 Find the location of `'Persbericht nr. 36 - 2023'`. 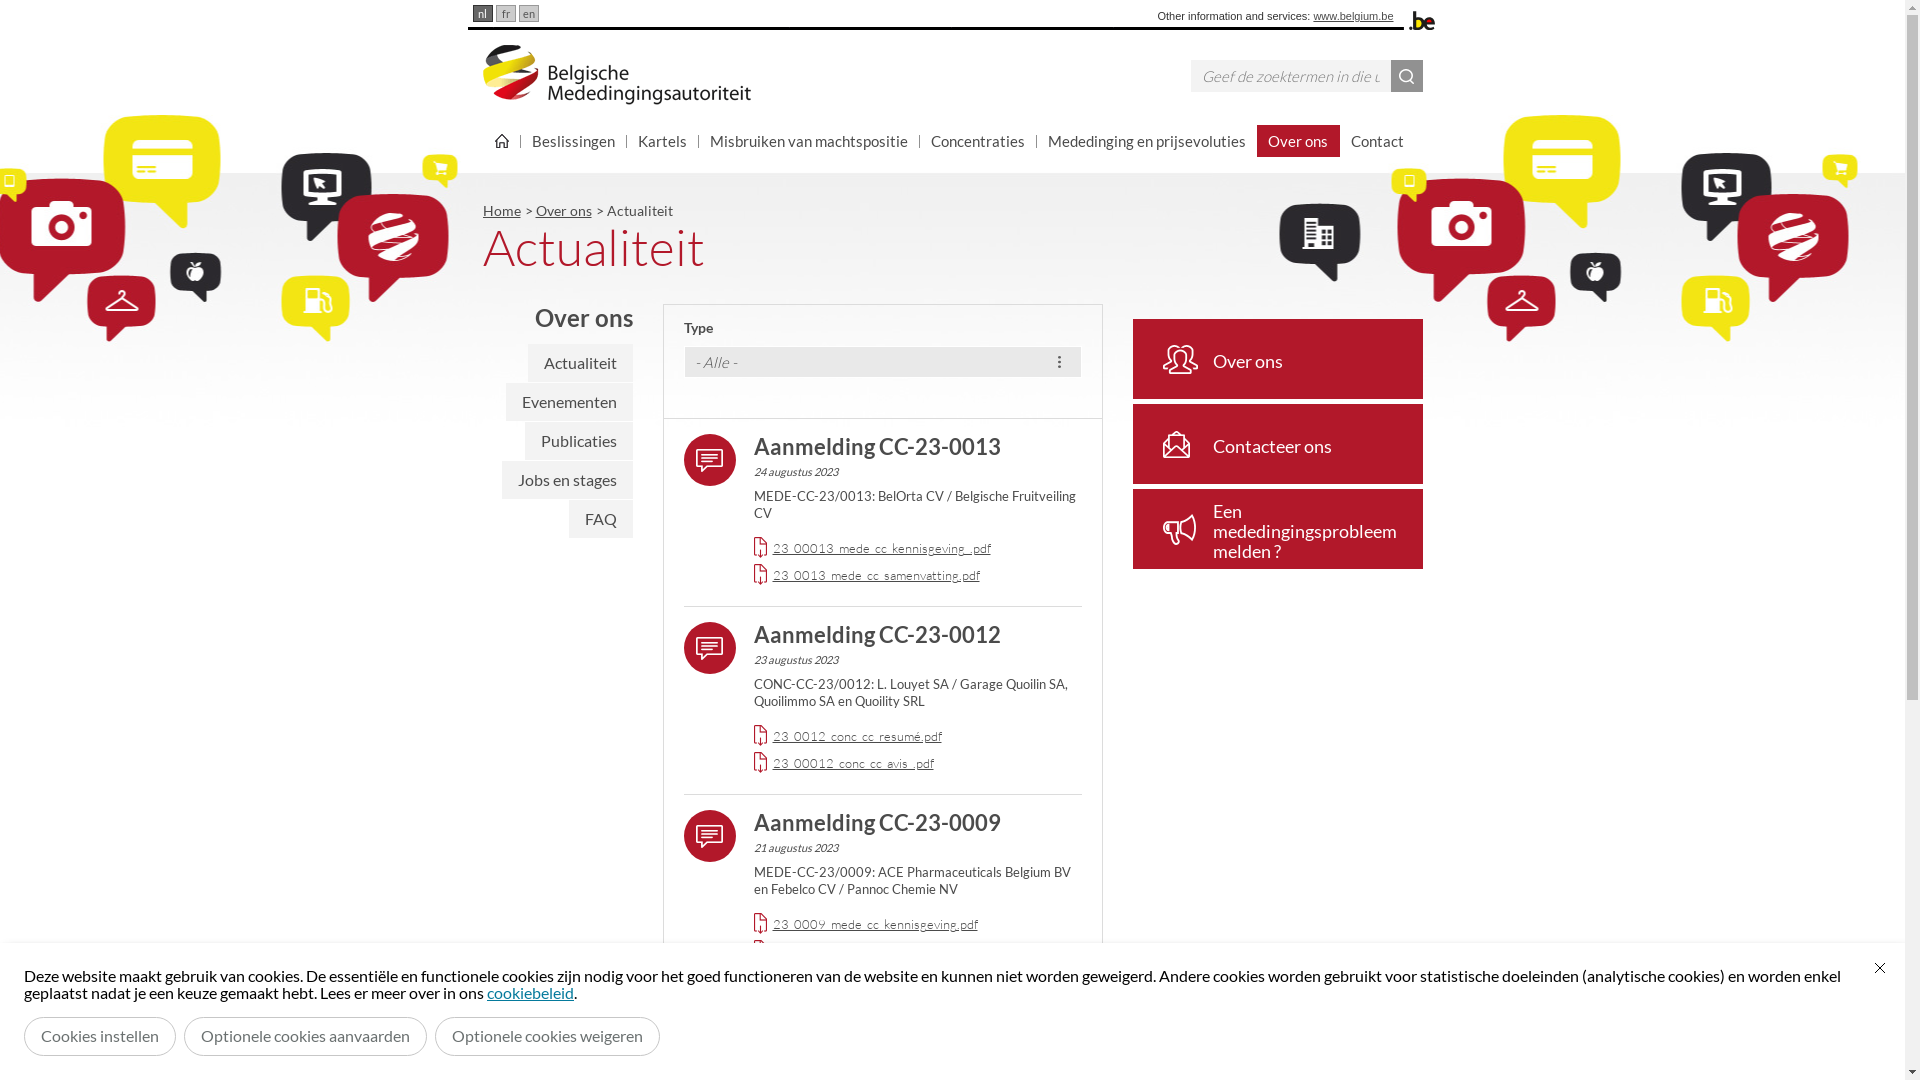

'Persbericht nr. 36 - 2023' is located at coordinates (877, 1010).